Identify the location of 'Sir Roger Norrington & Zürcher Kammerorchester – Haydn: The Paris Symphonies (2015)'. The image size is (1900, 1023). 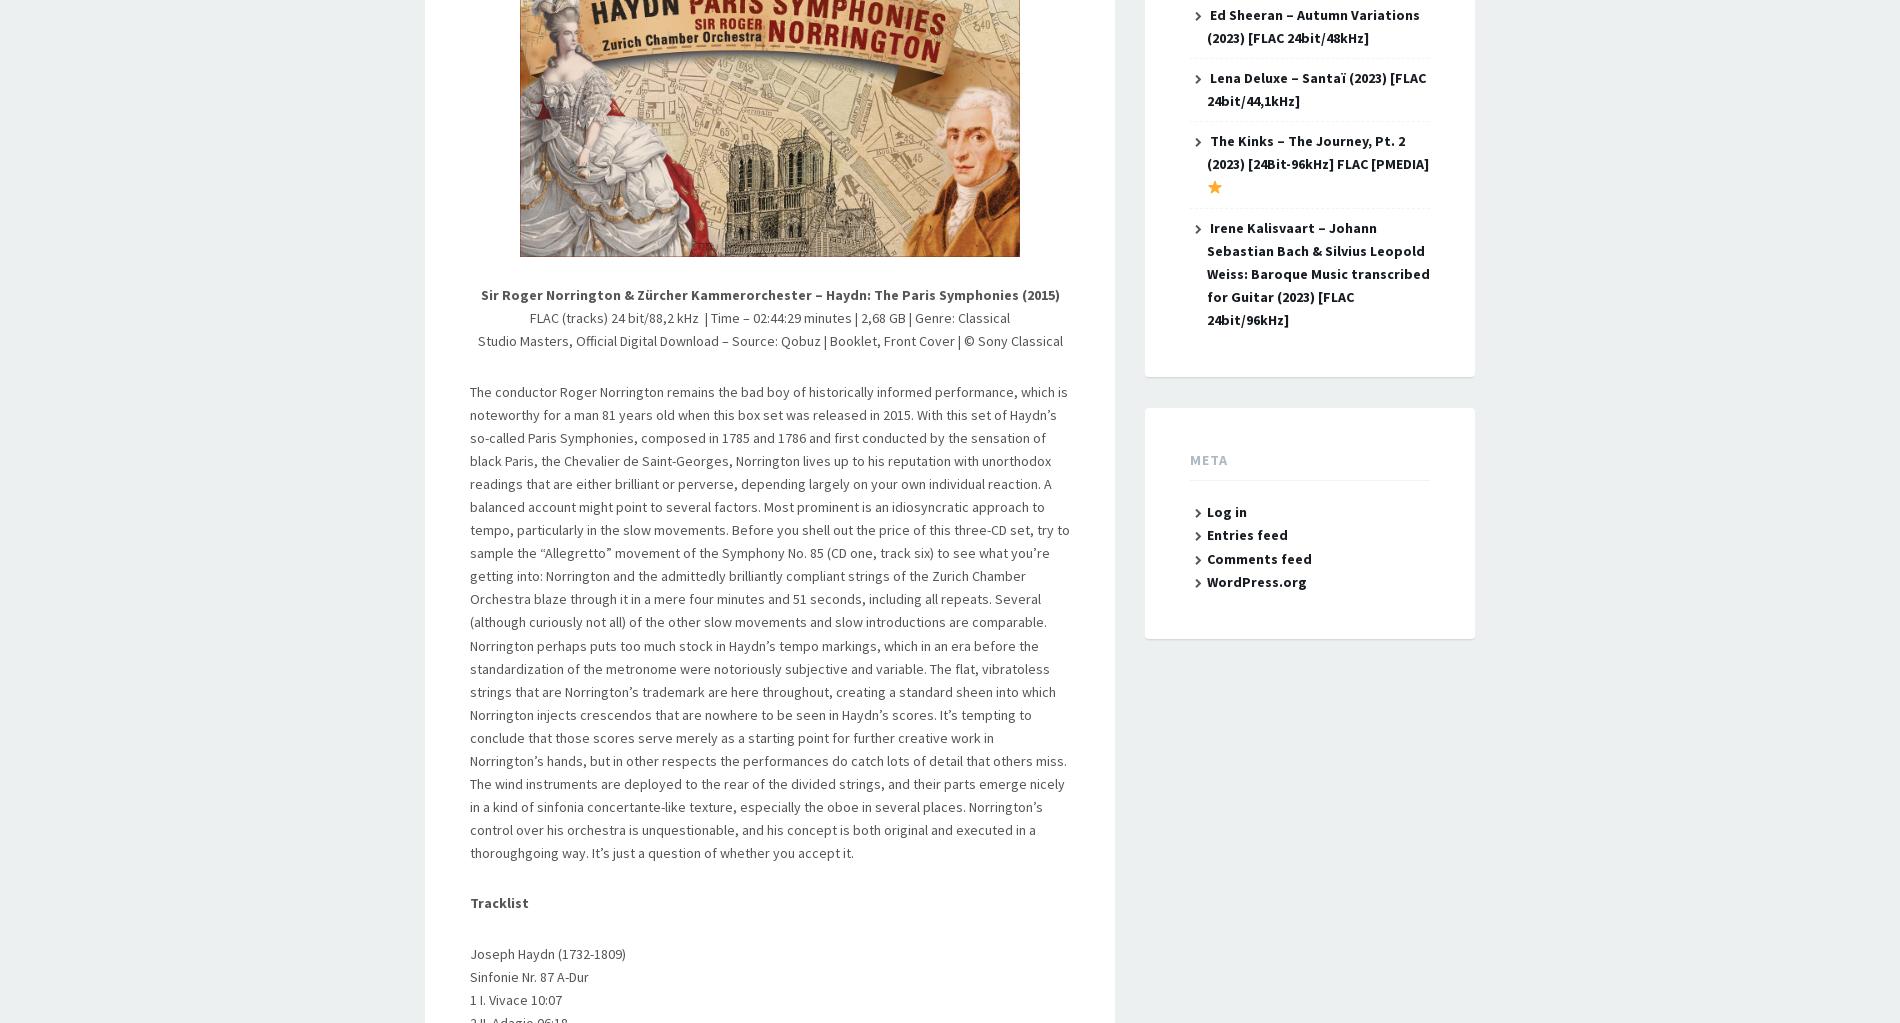
(768, 294).